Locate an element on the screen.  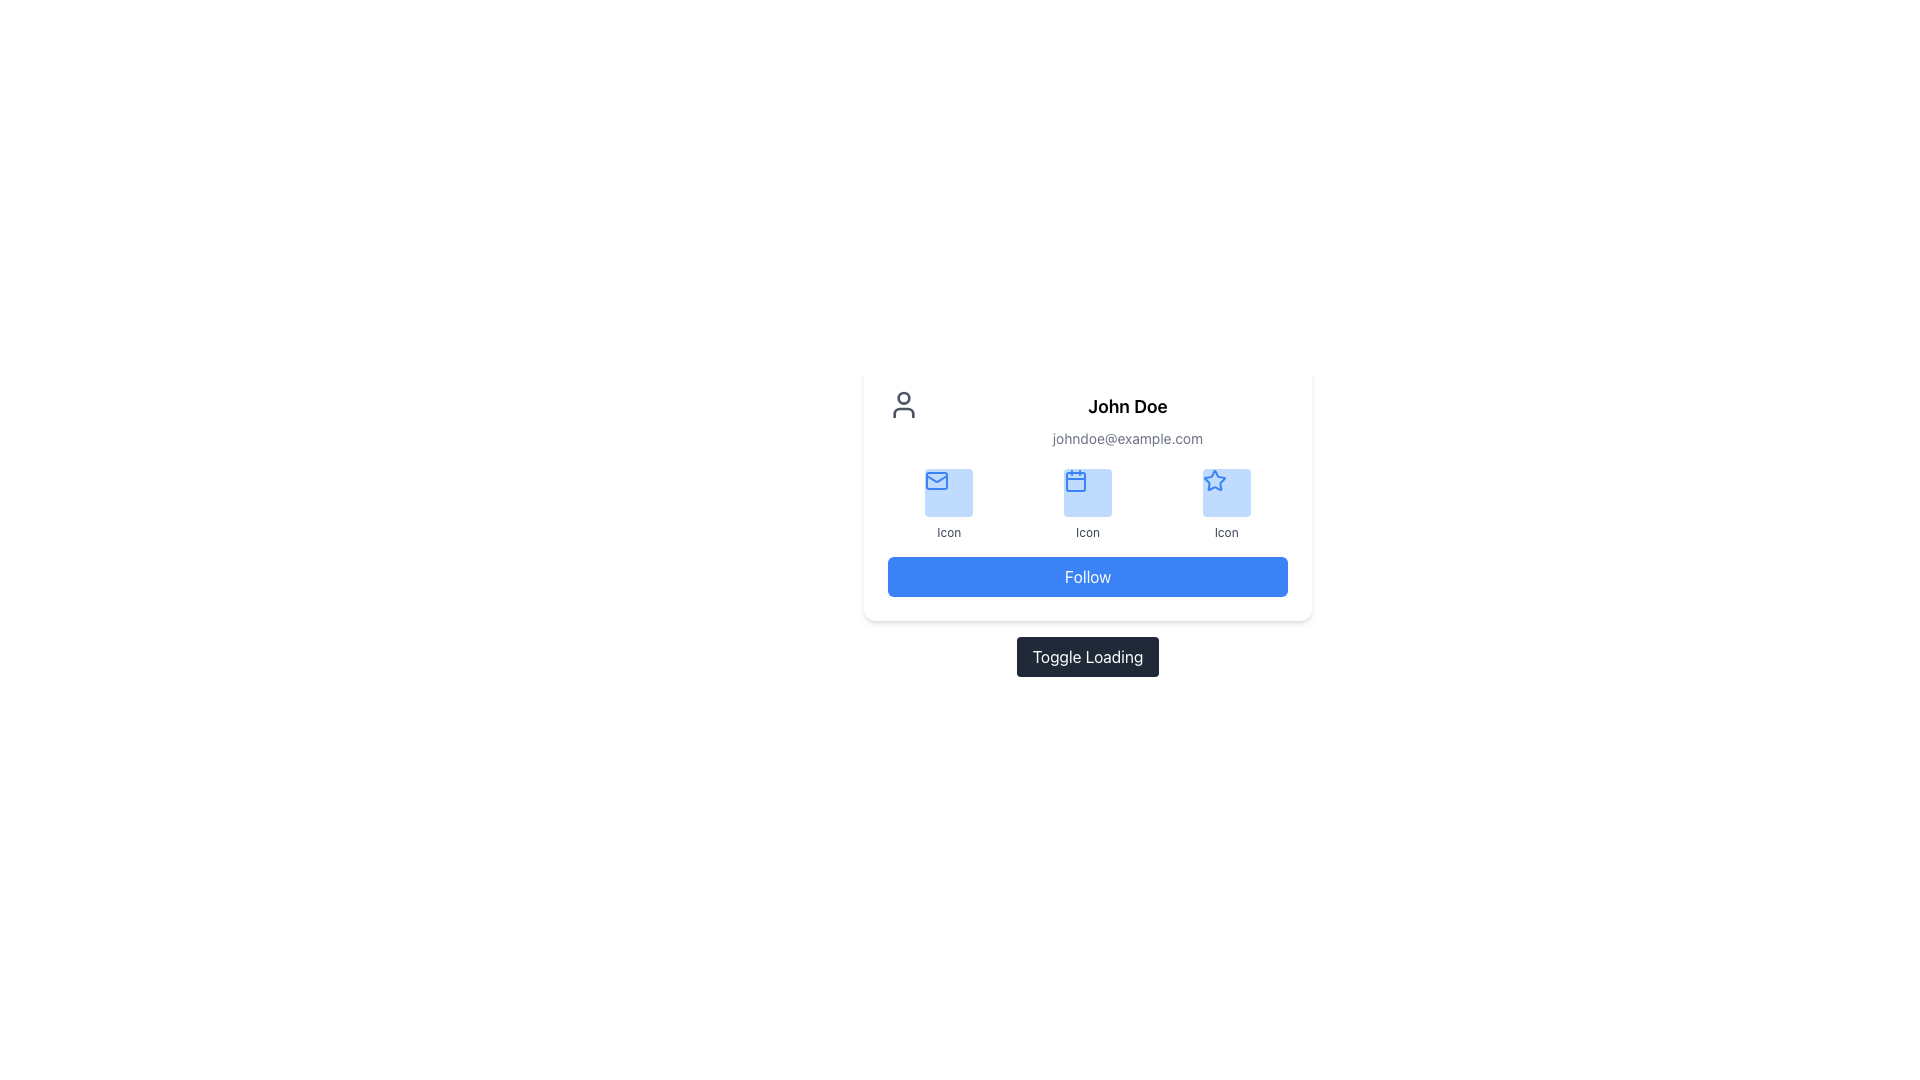
email envelope icon, which is the first icon in a row of three icons, using developer tools is located at coordinates (936, 481).